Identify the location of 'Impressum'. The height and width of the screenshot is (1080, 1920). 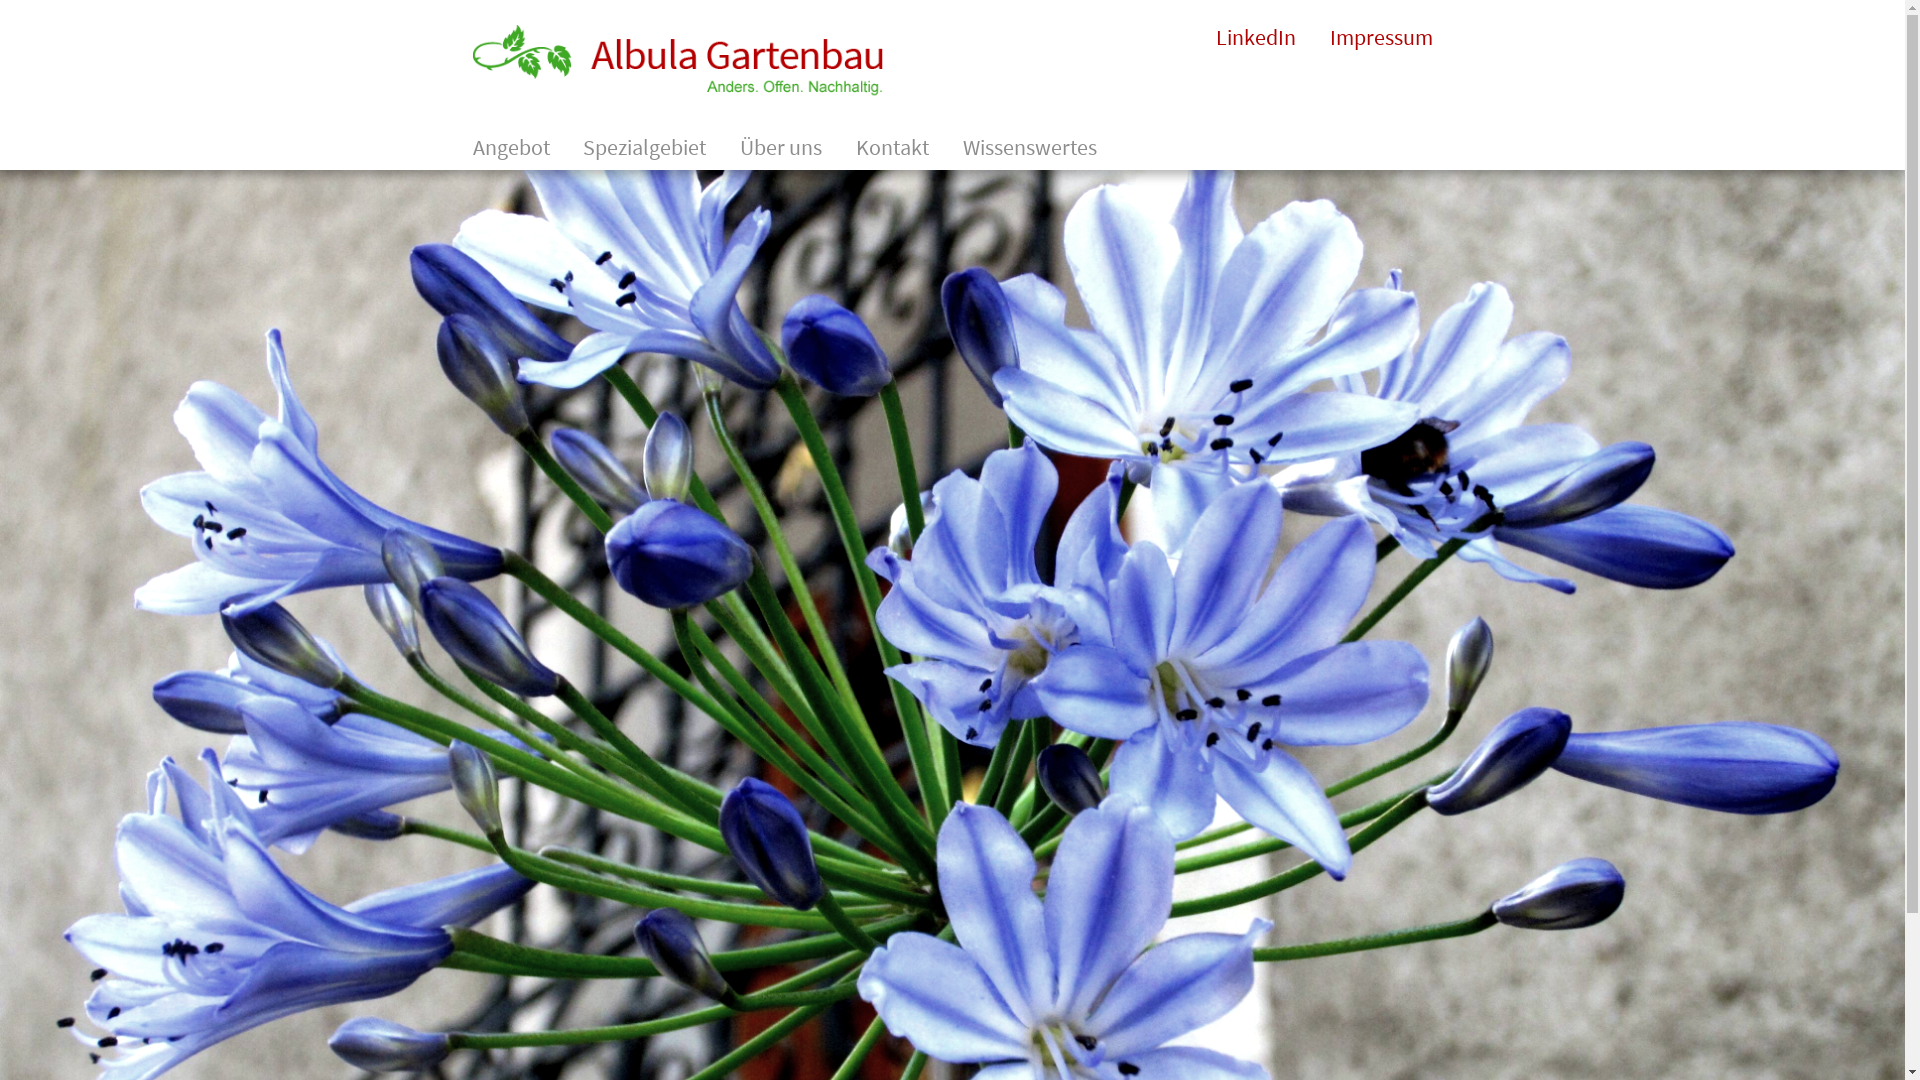
(1380, 37).